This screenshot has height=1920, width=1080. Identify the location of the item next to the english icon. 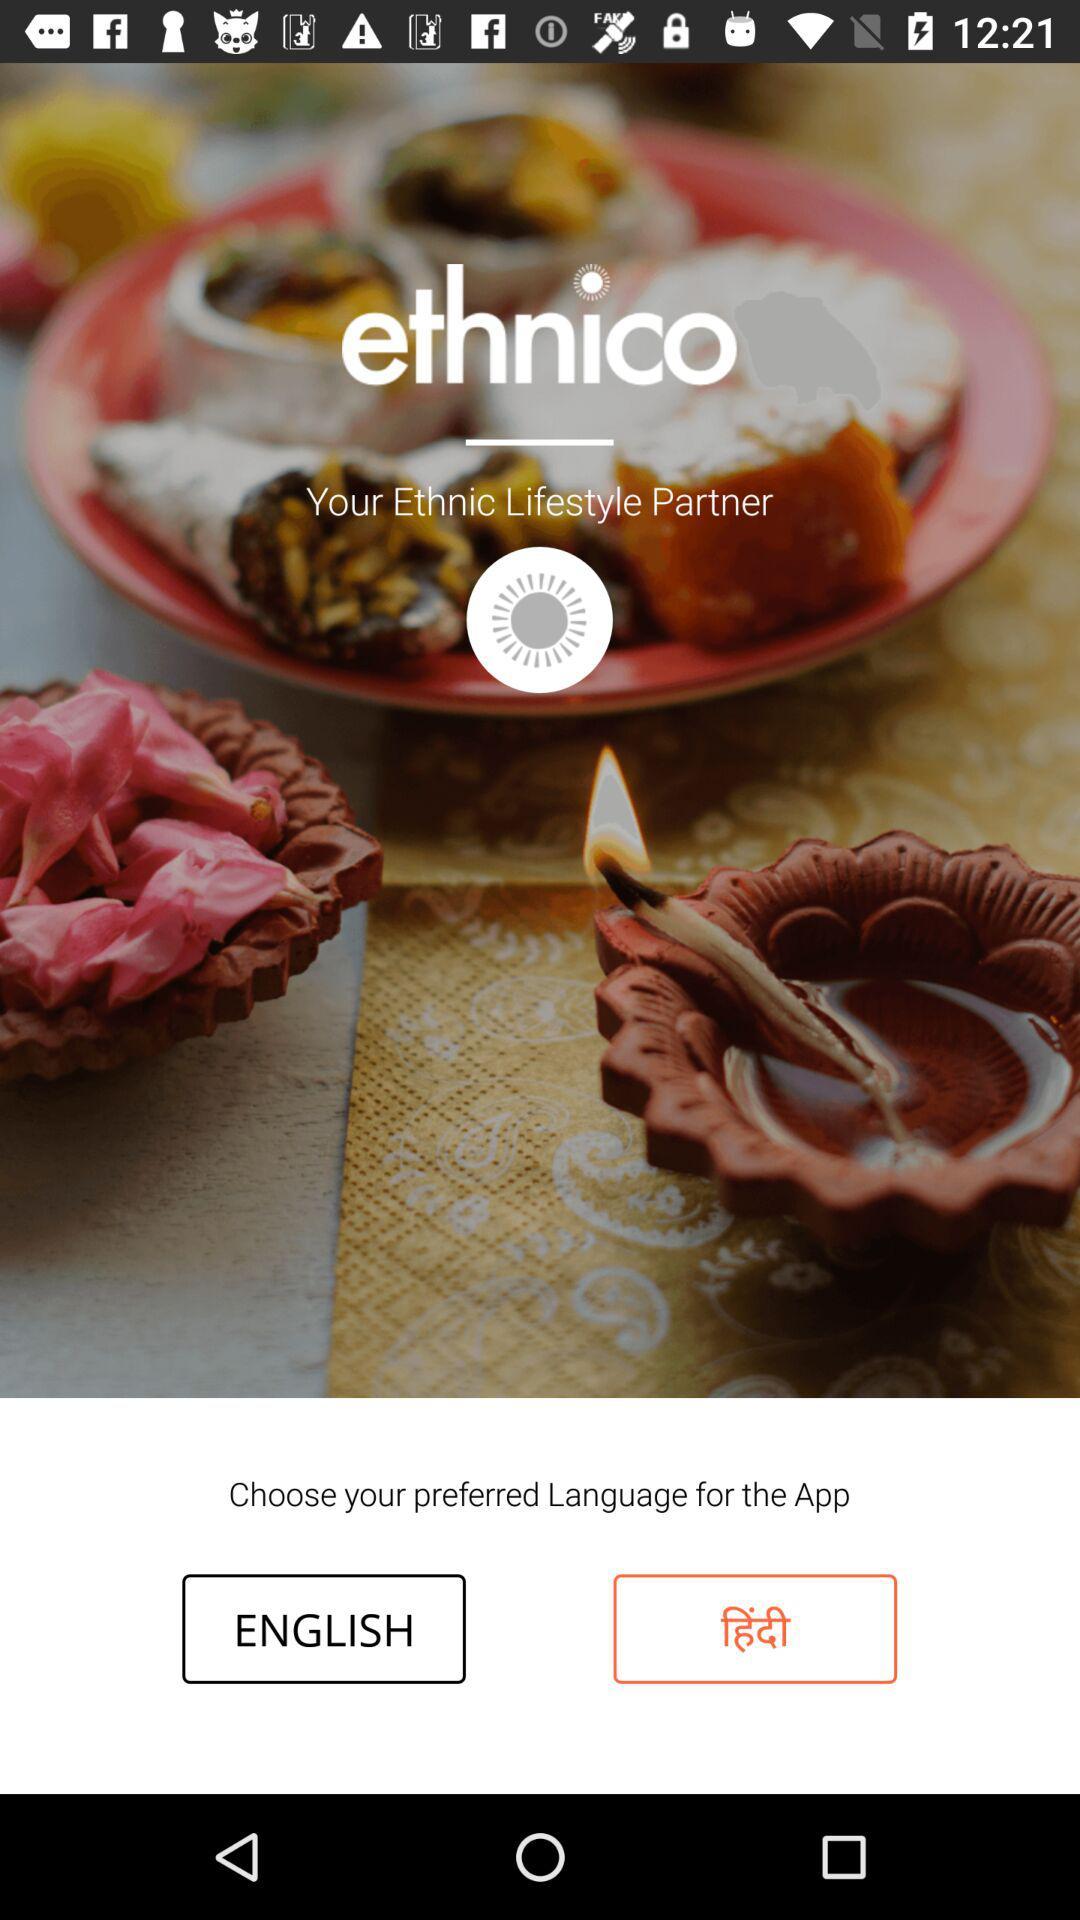
(755, 1628).